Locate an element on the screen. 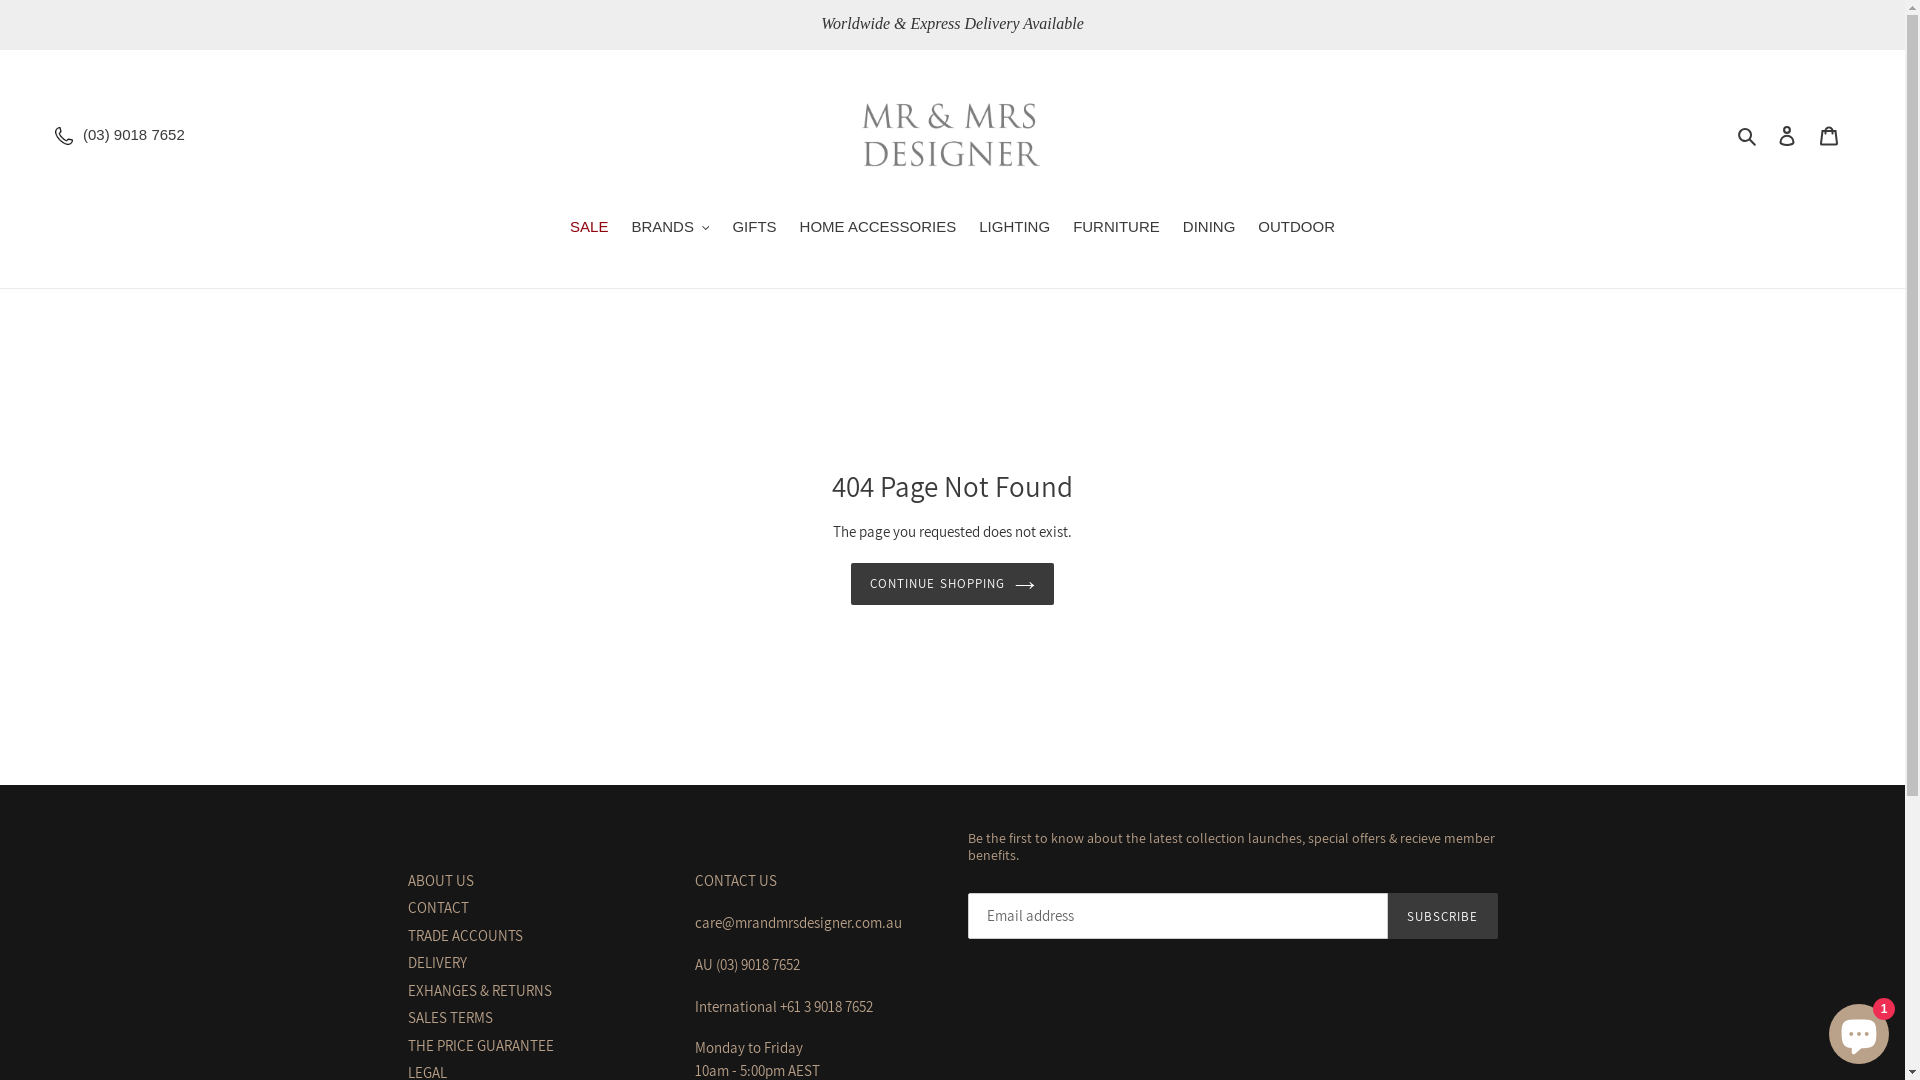 This screenshot has height=1080, width=1920. 'CONTINUE SHOPPING' is located at coordinates (951, 583).